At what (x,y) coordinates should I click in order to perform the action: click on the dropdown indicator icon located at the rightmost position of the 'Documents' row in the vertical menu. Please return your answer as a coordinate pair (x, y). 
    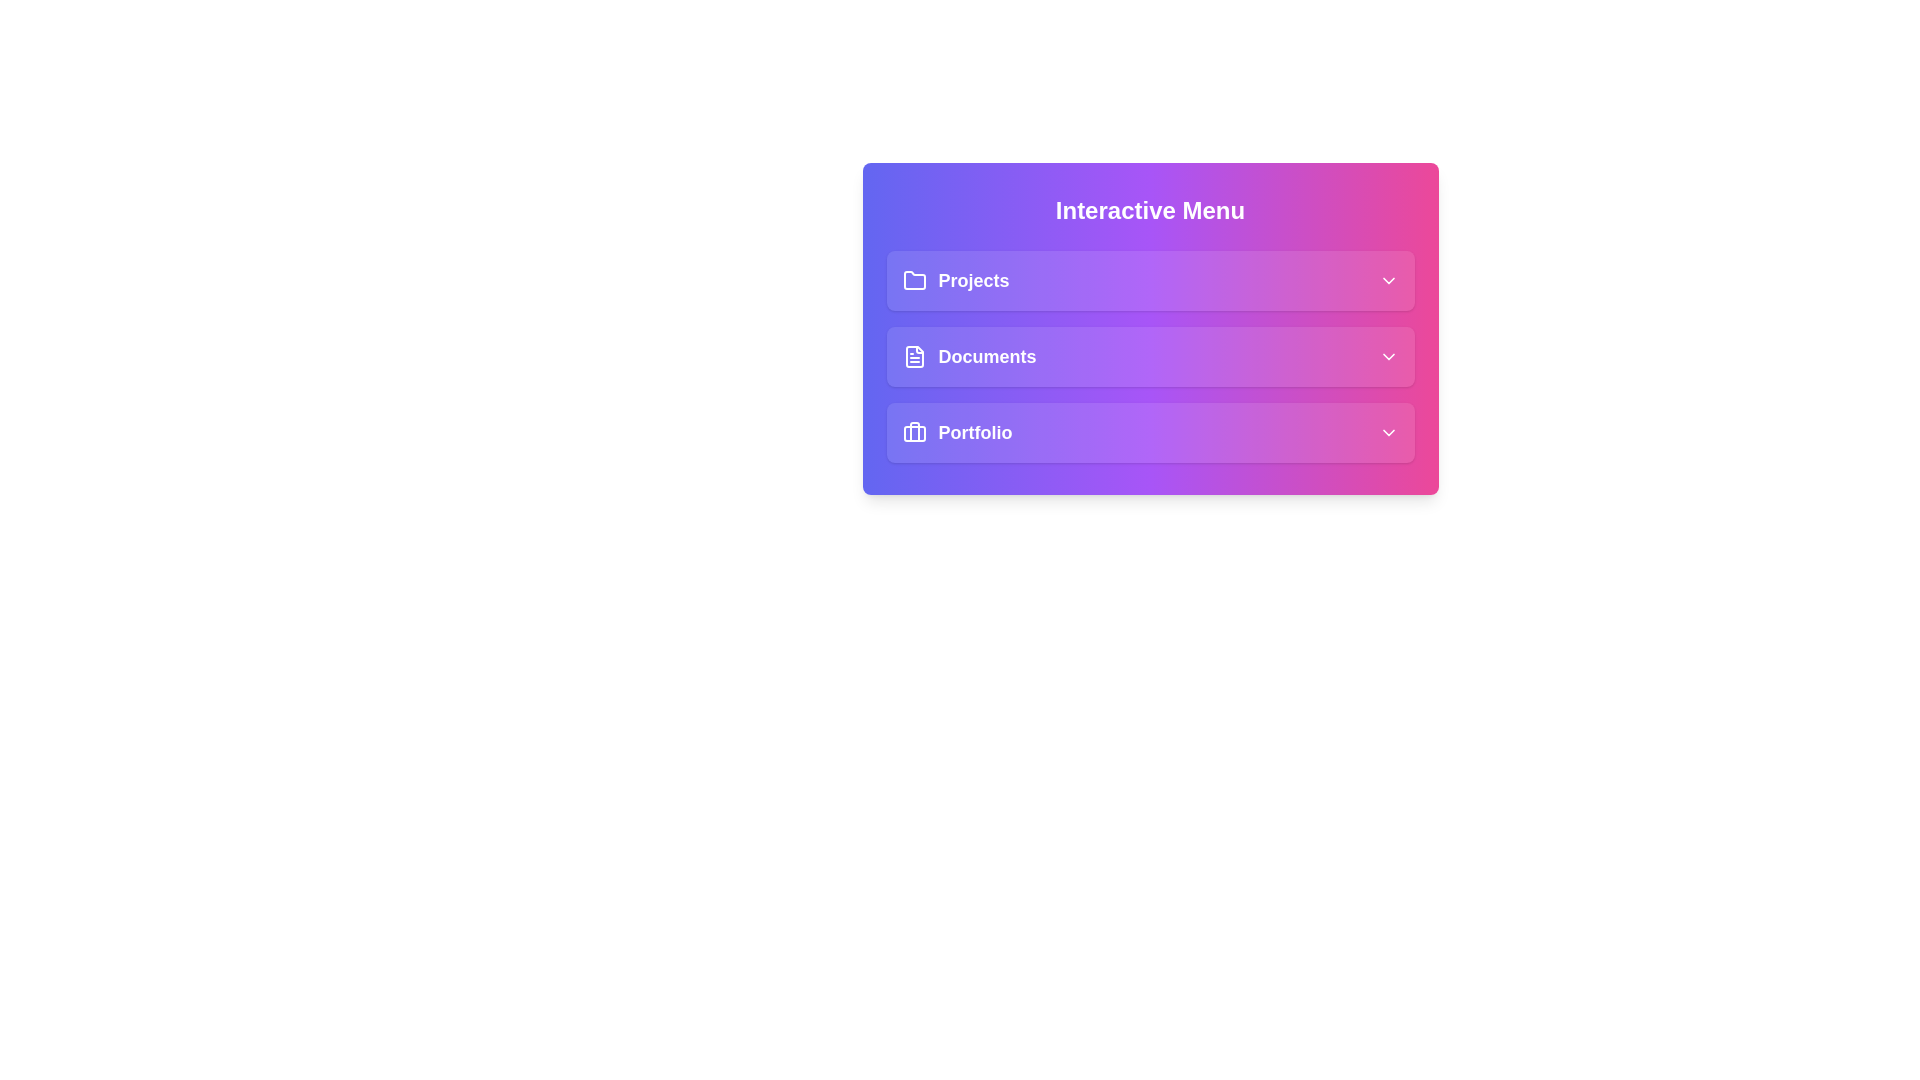
    Looking at the image, I should click on (1387, 356).